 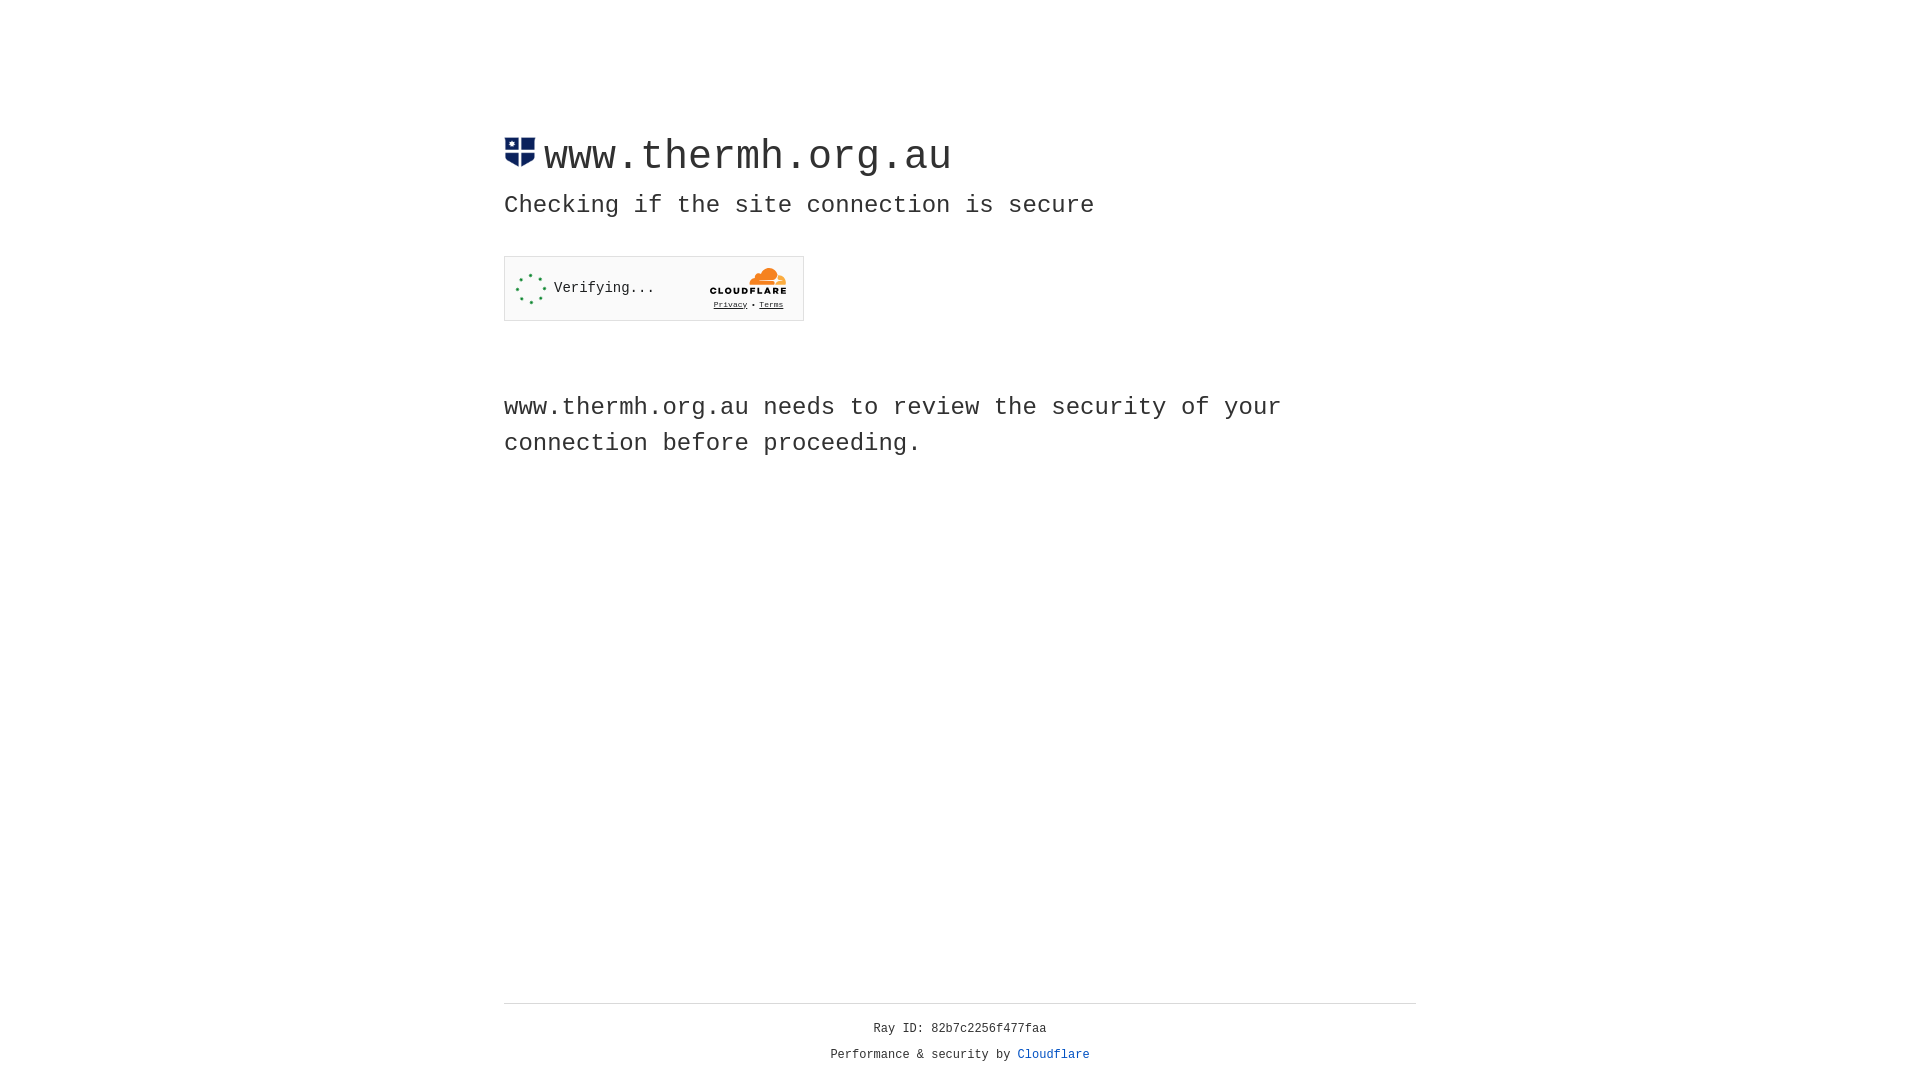 What do you see at coordinates (653, 288) in the screenshot?
I see `'Widget containing a Cloudflare security challenge'` at bounding box center [653, 288].